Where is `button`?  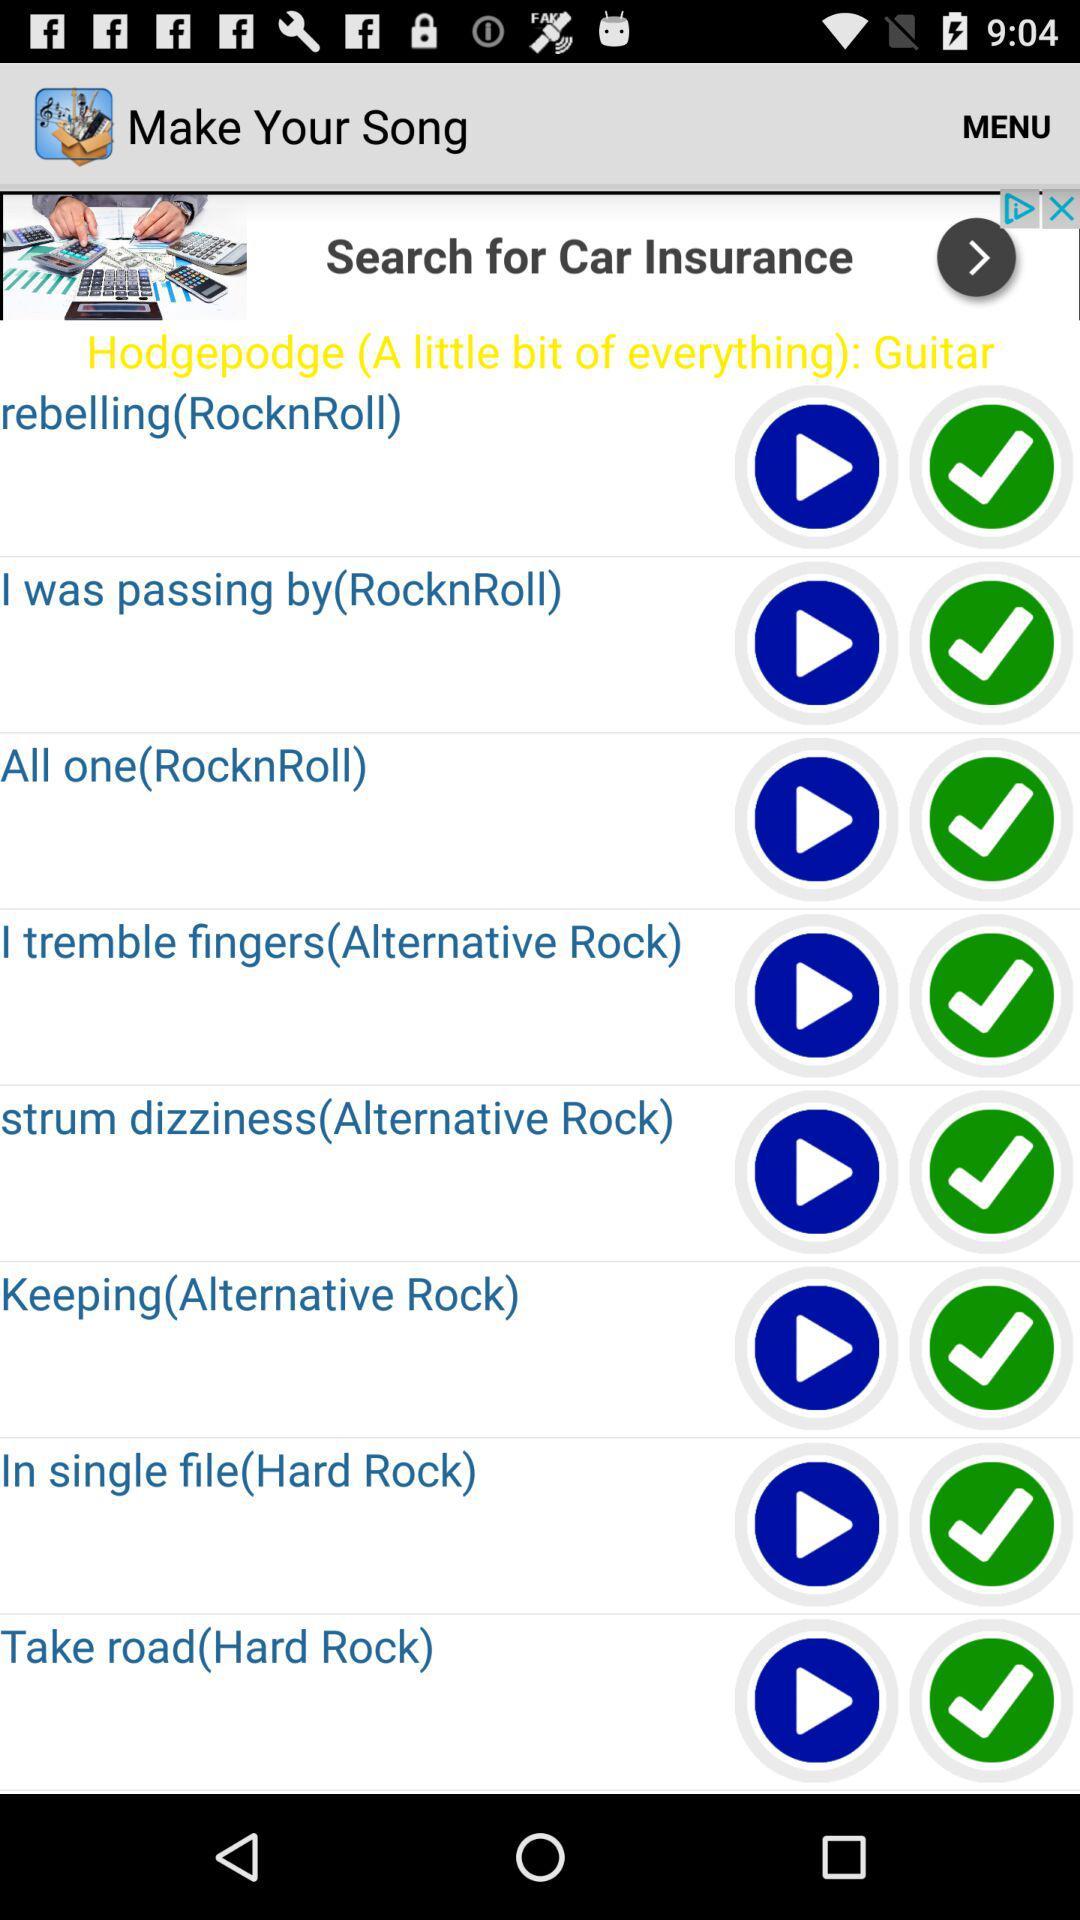 button is located at coordinates (992, 644).